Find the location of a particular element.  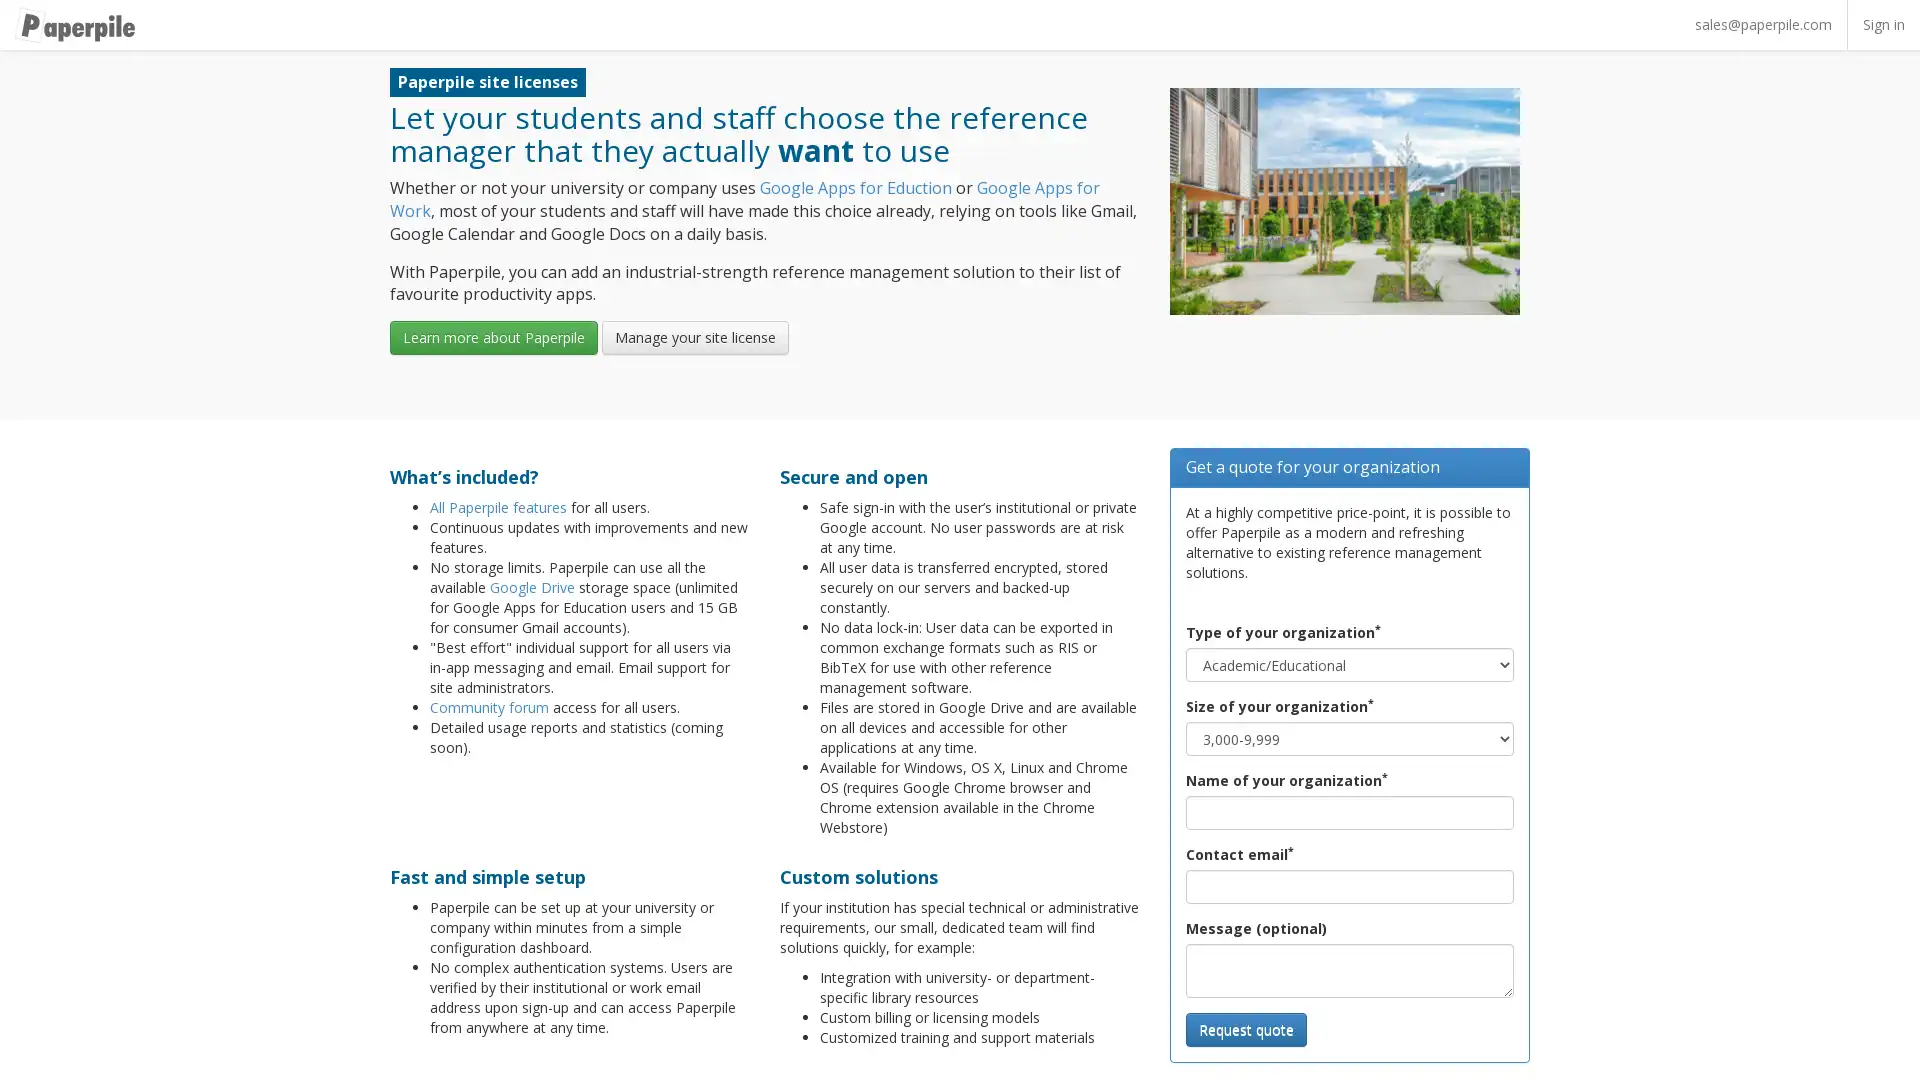

Manage your site license is located at coordinates (695, 337).